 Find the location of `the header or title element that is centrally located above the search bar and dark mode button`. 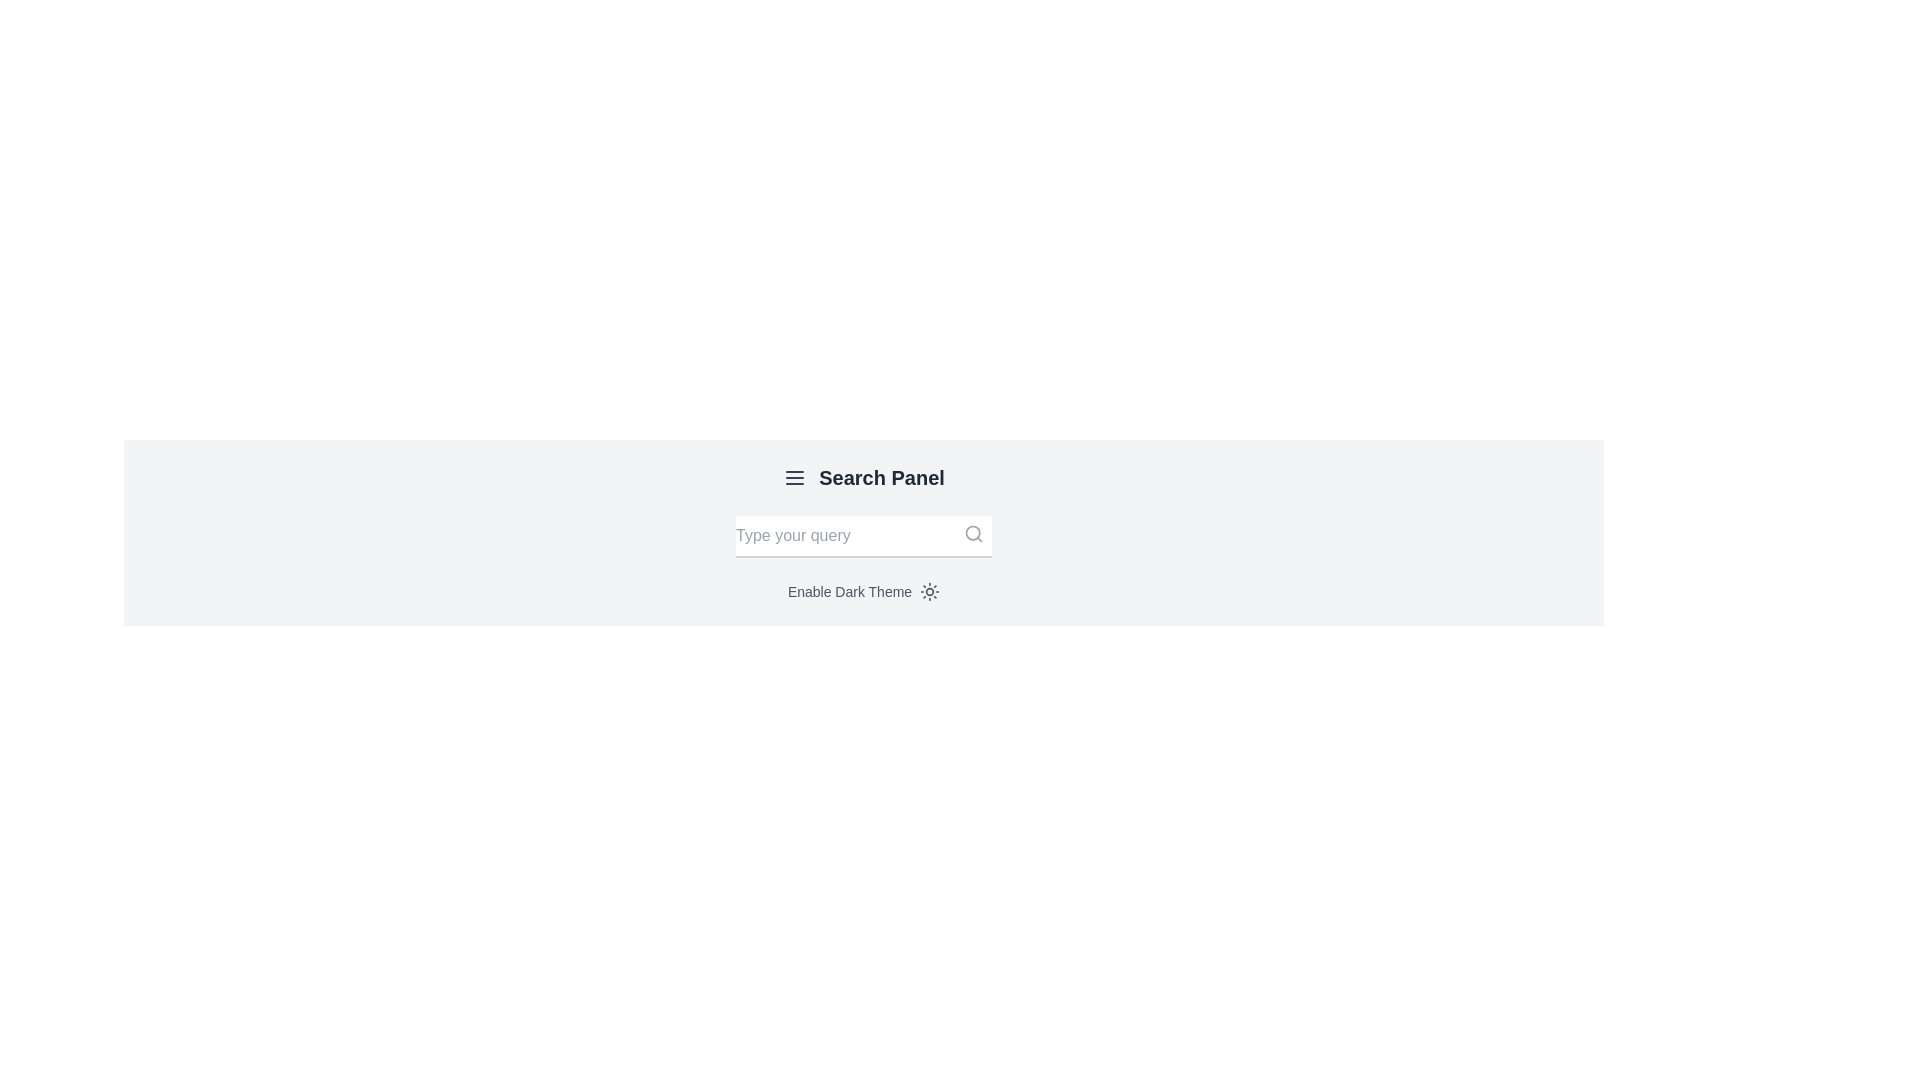

the header or title element that is centrally located above the search bar and dark mode button is located at coordinates (864, 478).